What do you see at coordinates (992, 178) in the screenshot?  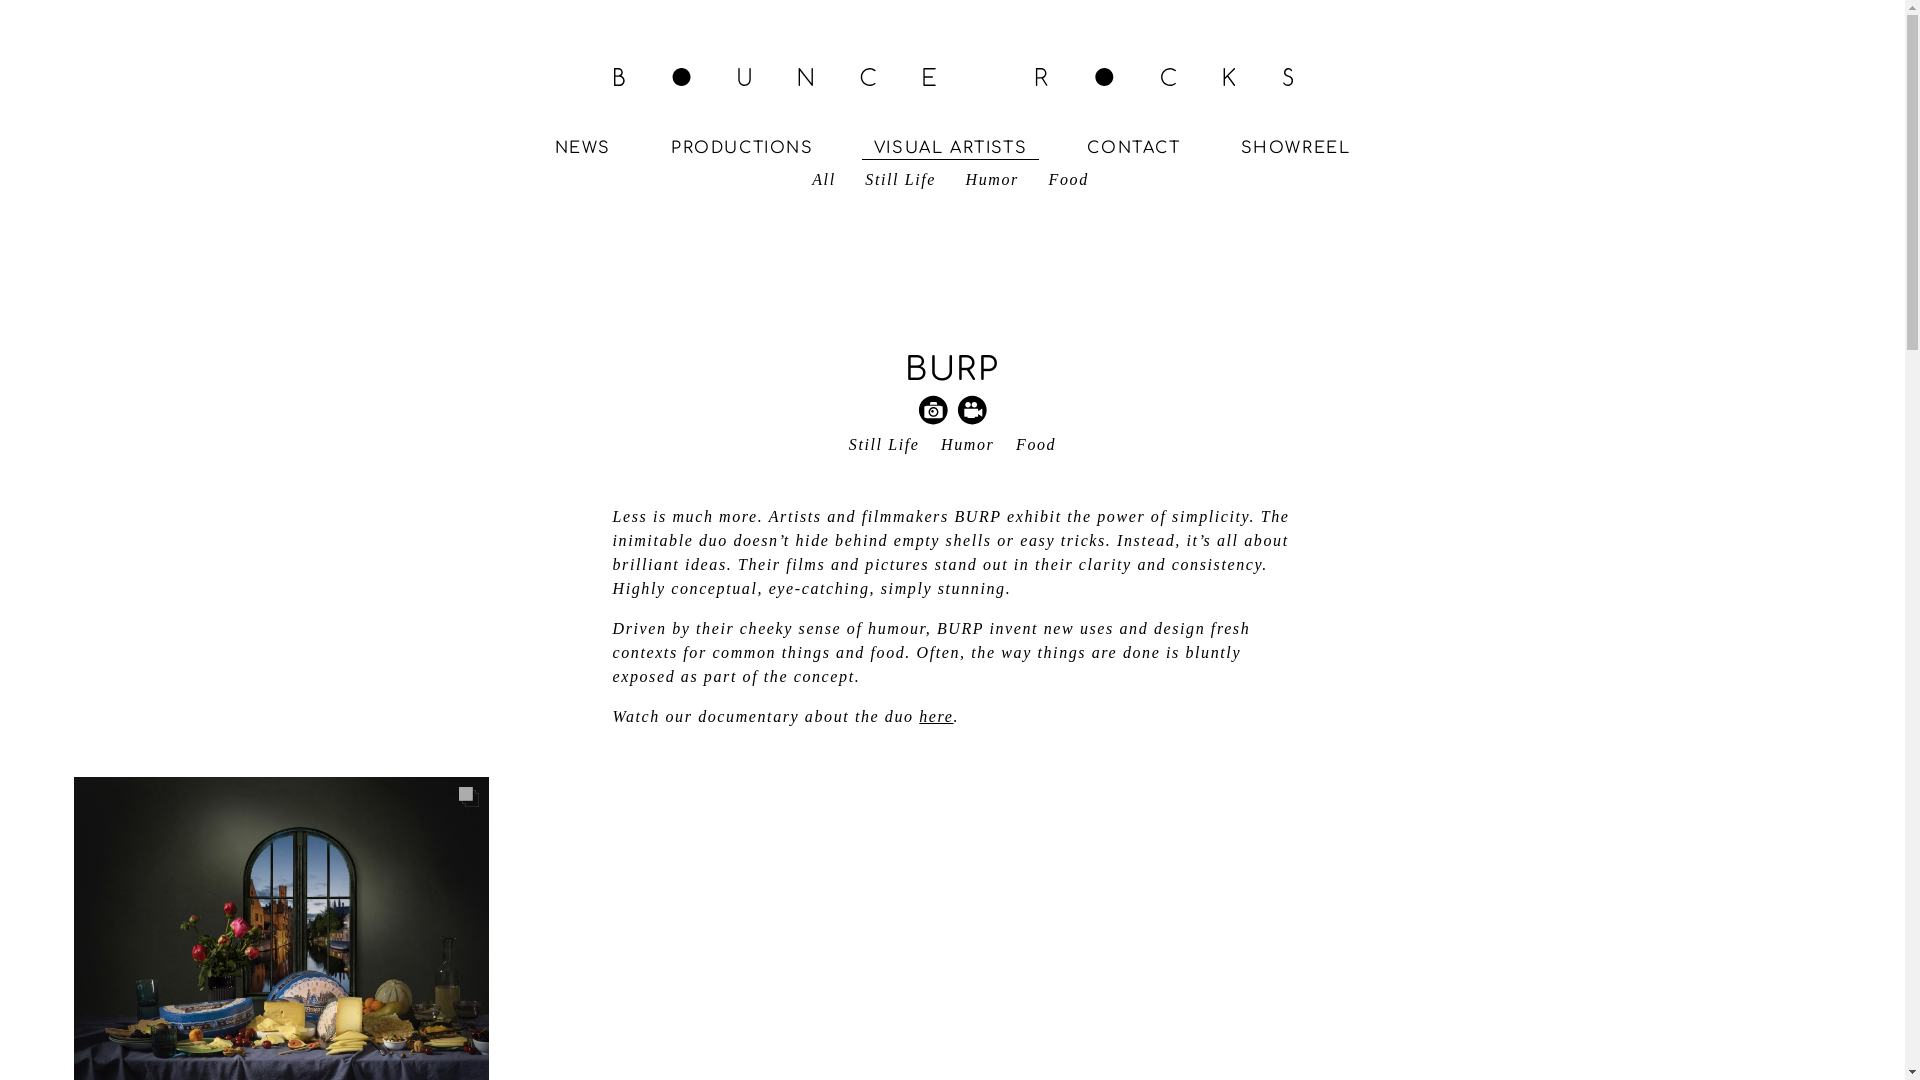 I see `'Humor'` at bounding box center [992, 178].